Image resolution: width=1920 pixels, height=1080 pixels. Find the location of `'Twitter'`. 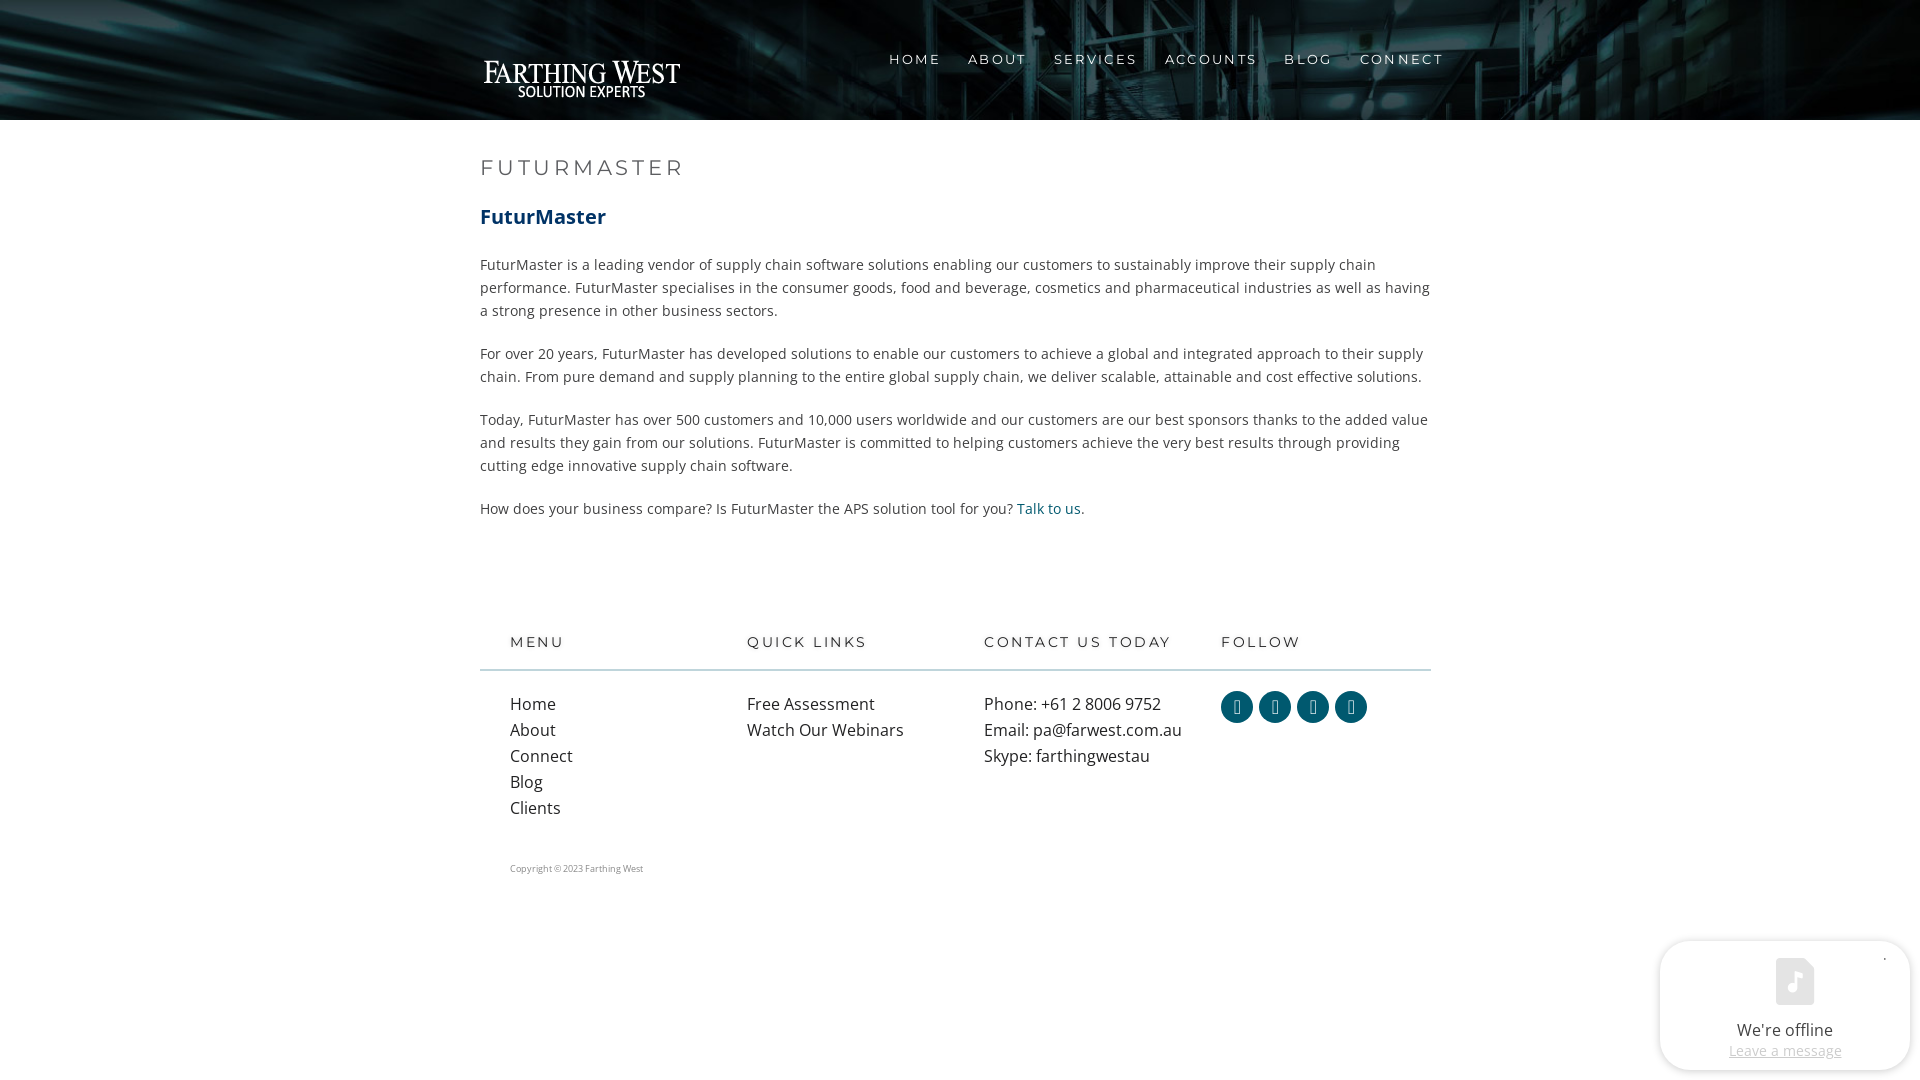

'Twitter' is located at coordinates (1236, 705).